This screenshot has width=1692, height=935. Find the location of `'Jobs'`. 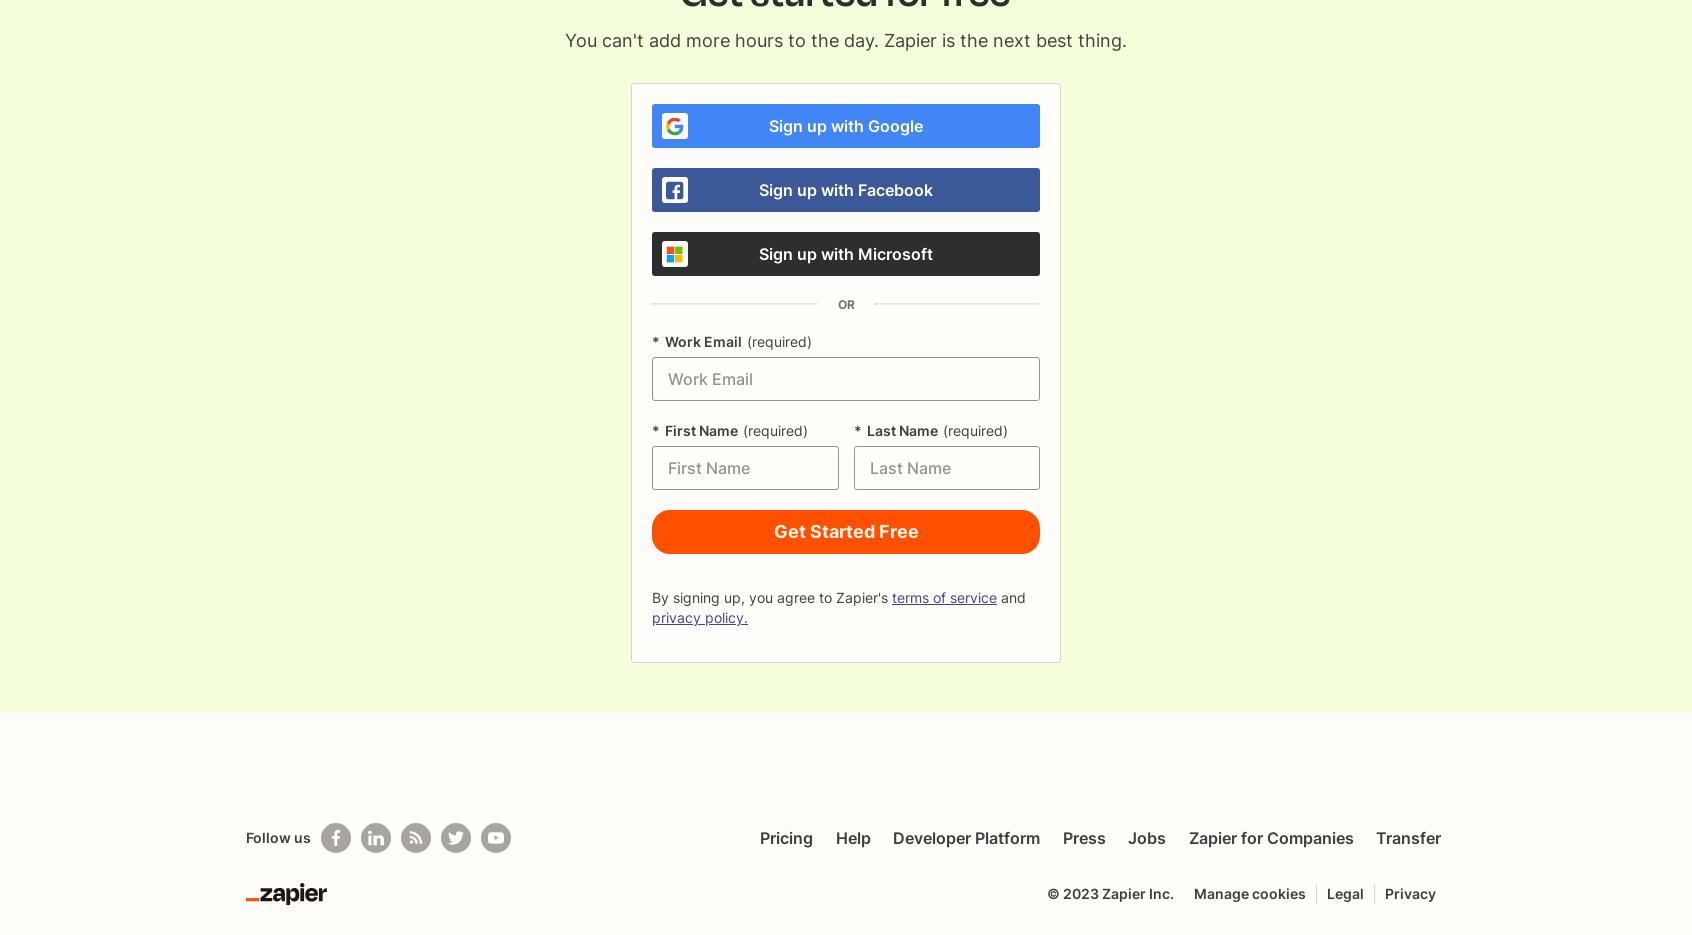

'Jobs' is located at coordinates (1146, 838).